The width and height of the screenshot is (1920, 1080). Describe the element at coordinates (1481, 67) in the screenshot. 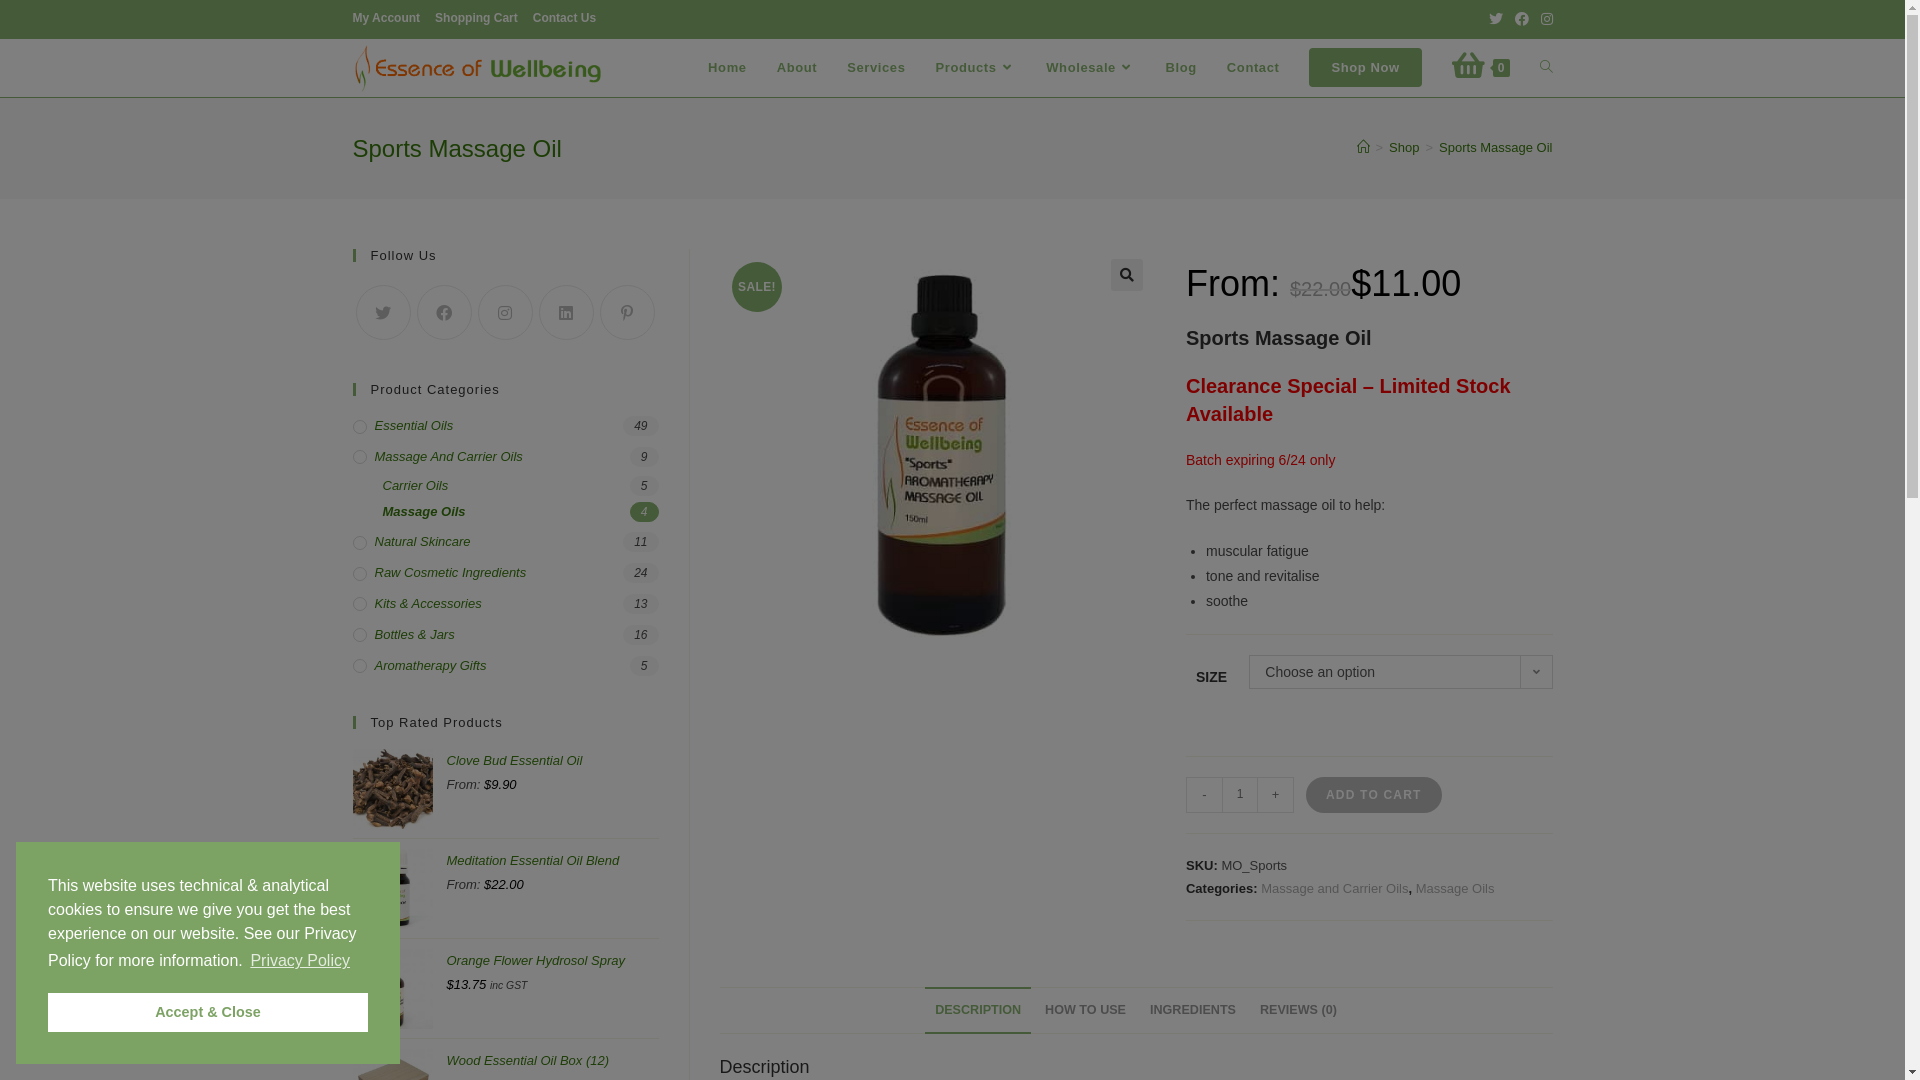

I see `'0'` at that location.